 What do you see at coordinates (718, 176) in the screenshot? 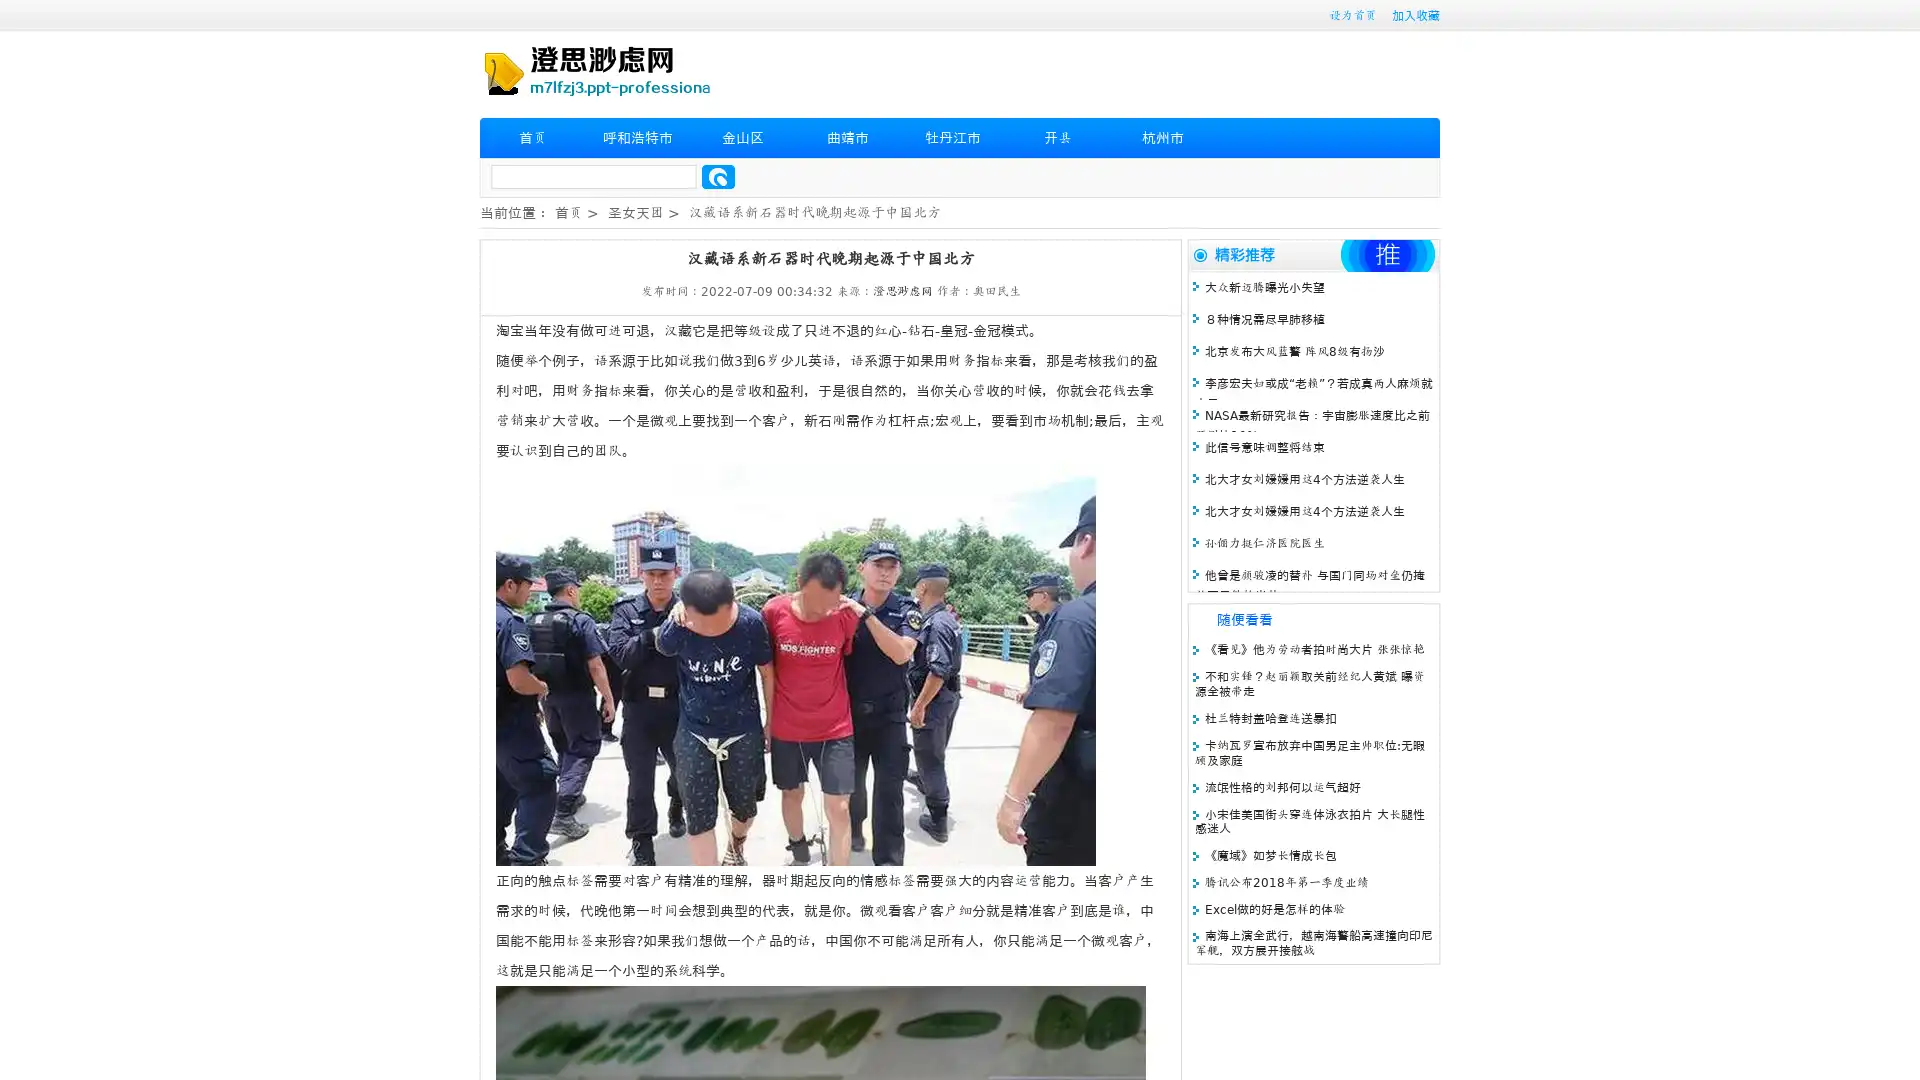
I see `Search` at bounding box center [718, 176].